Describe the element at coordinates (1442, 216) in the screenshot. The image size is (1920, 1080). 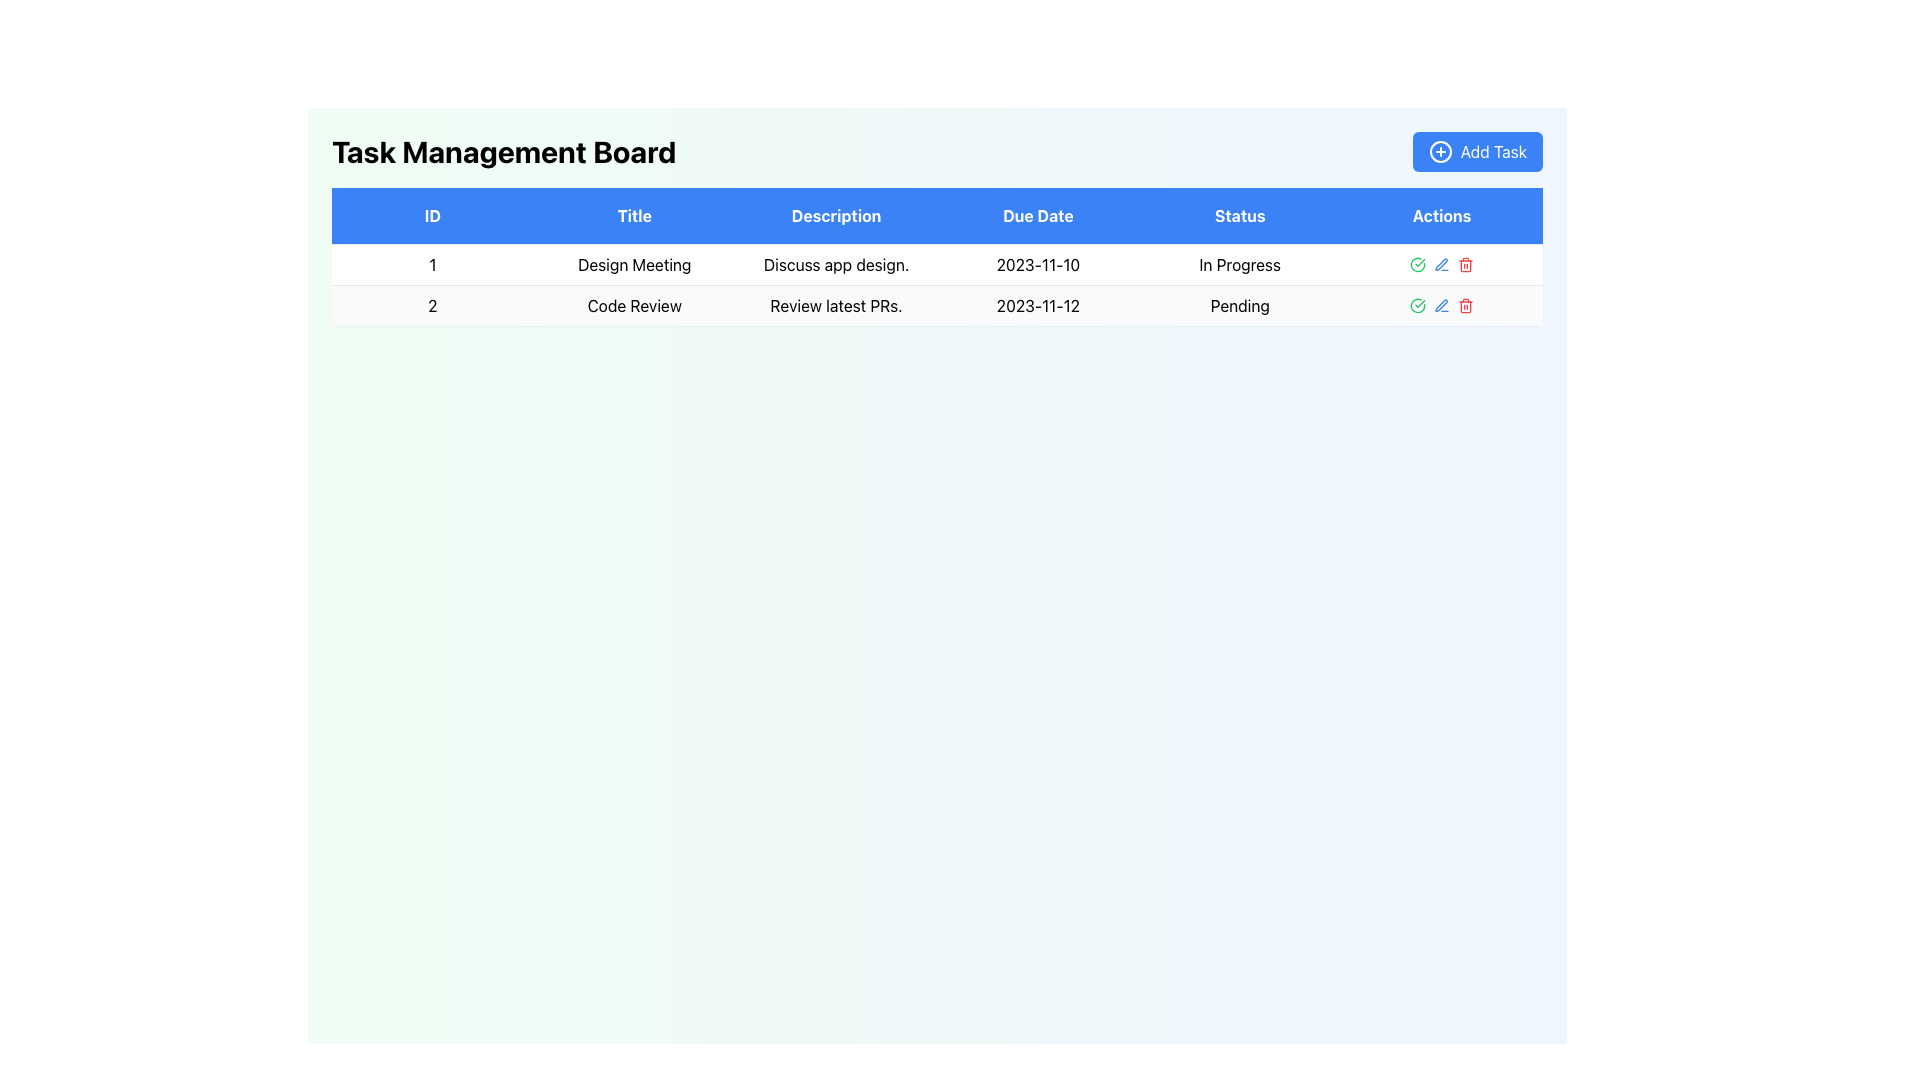
I see `the last column header in the table, which categorizes the actions available for each entry, located immediately to the right of the 'Status' column header` at that location.